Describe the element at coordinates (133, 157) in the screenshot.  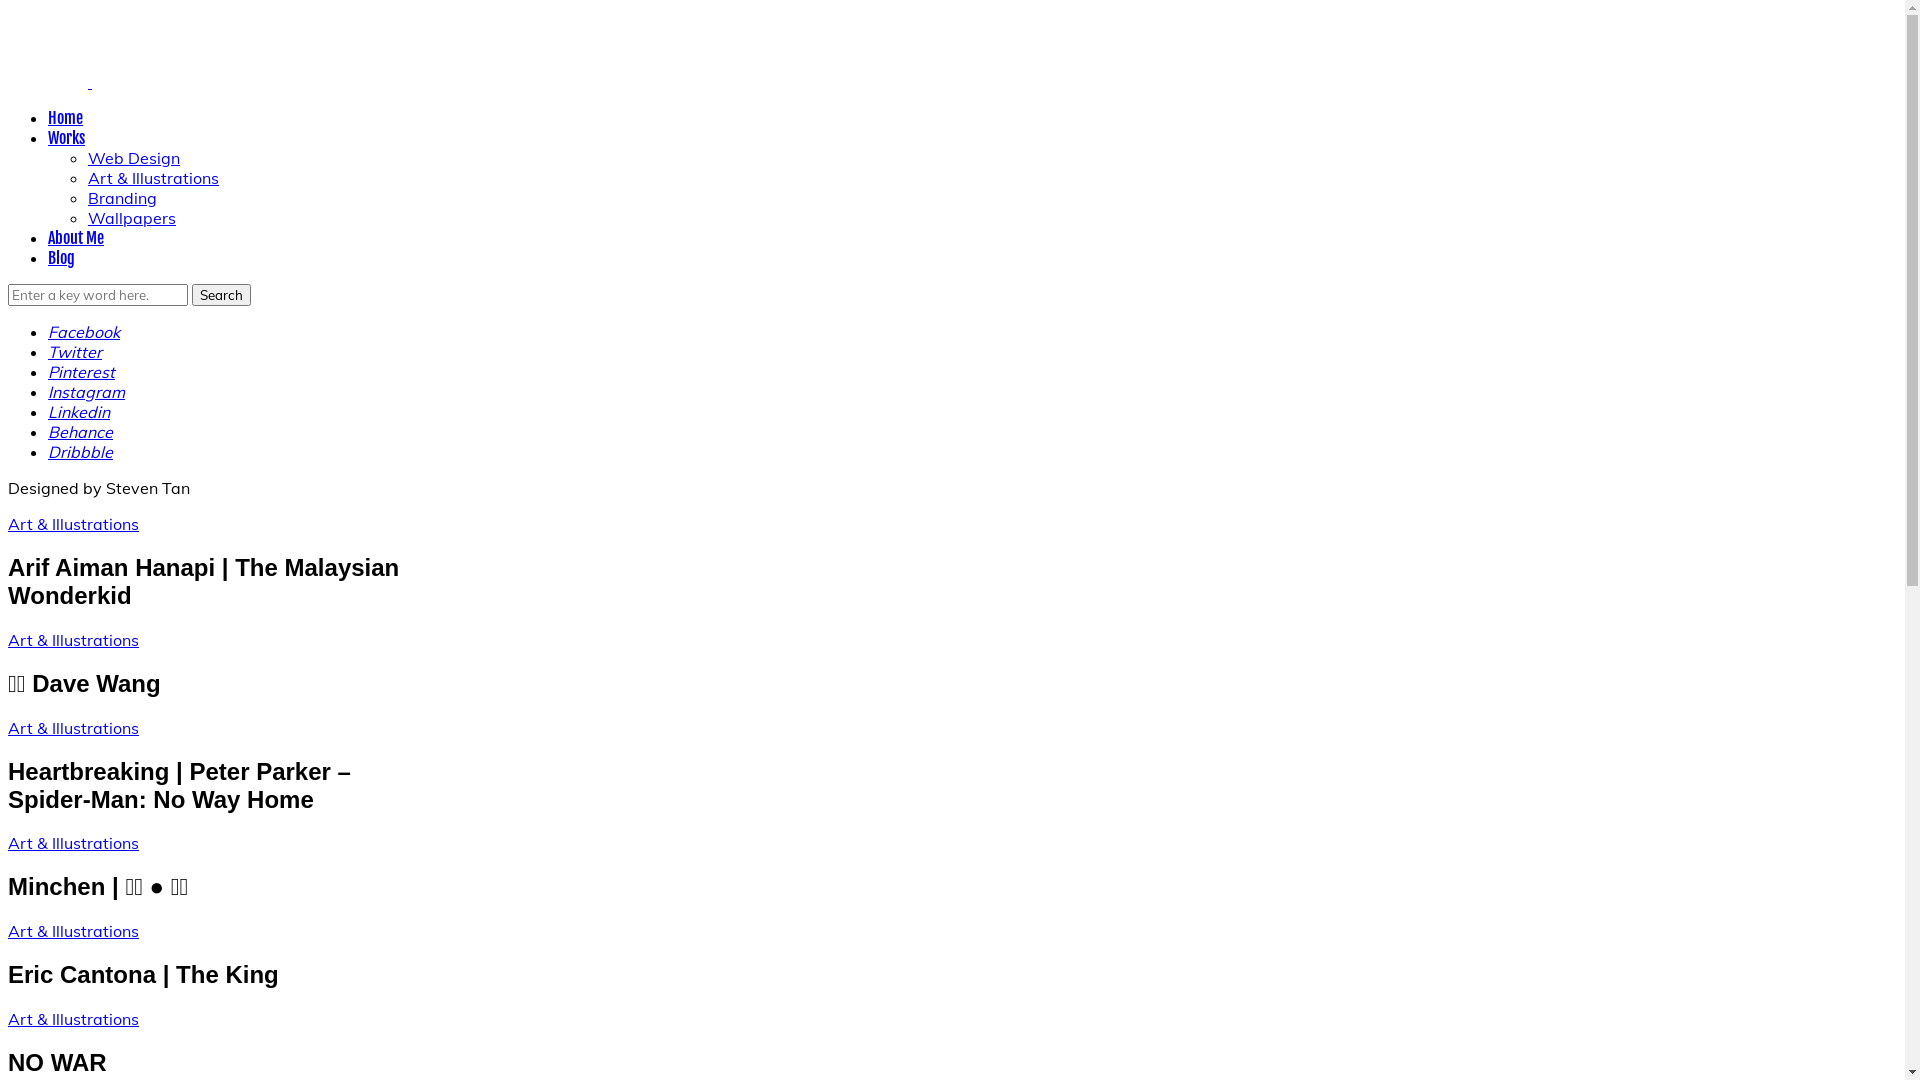
I see `'Web Design'` at that location.